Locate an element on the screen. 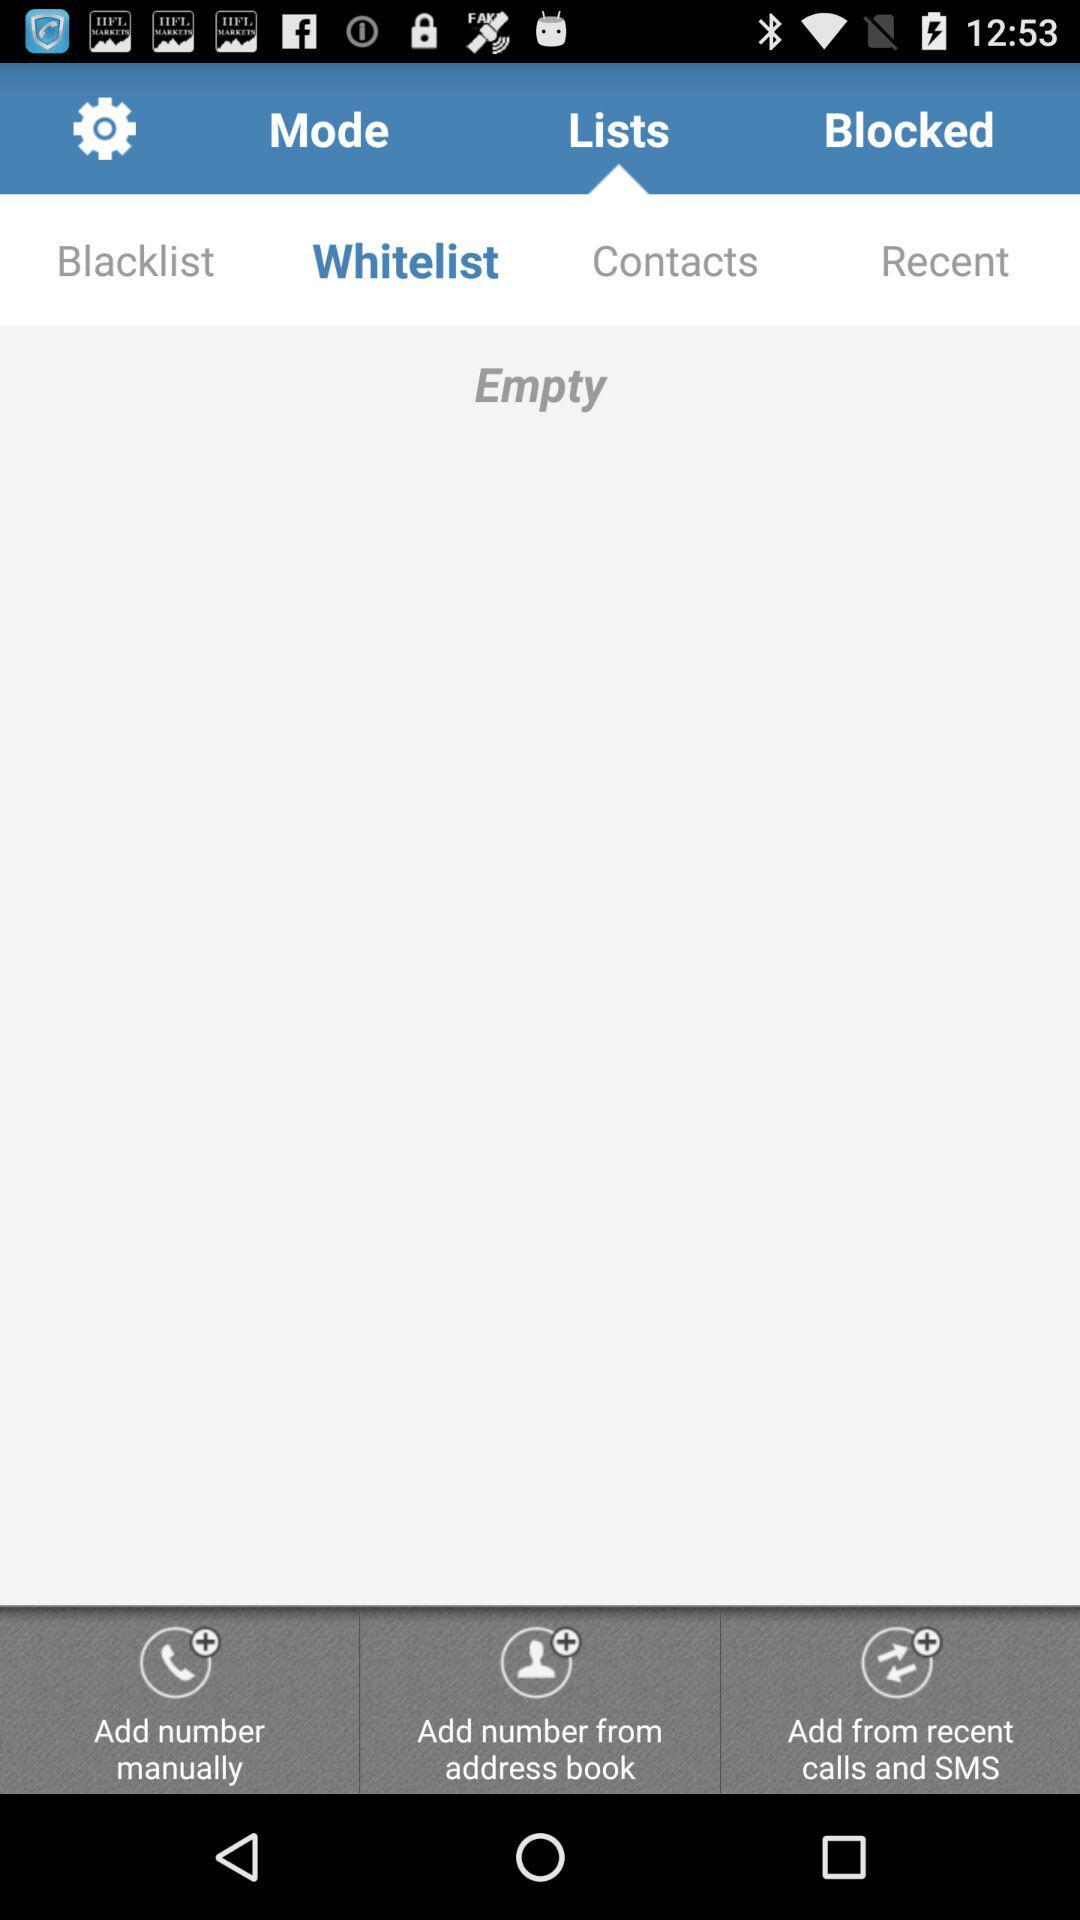 The image size is (1080, 1920). the icon at the center is located at coordinates (540, 965).